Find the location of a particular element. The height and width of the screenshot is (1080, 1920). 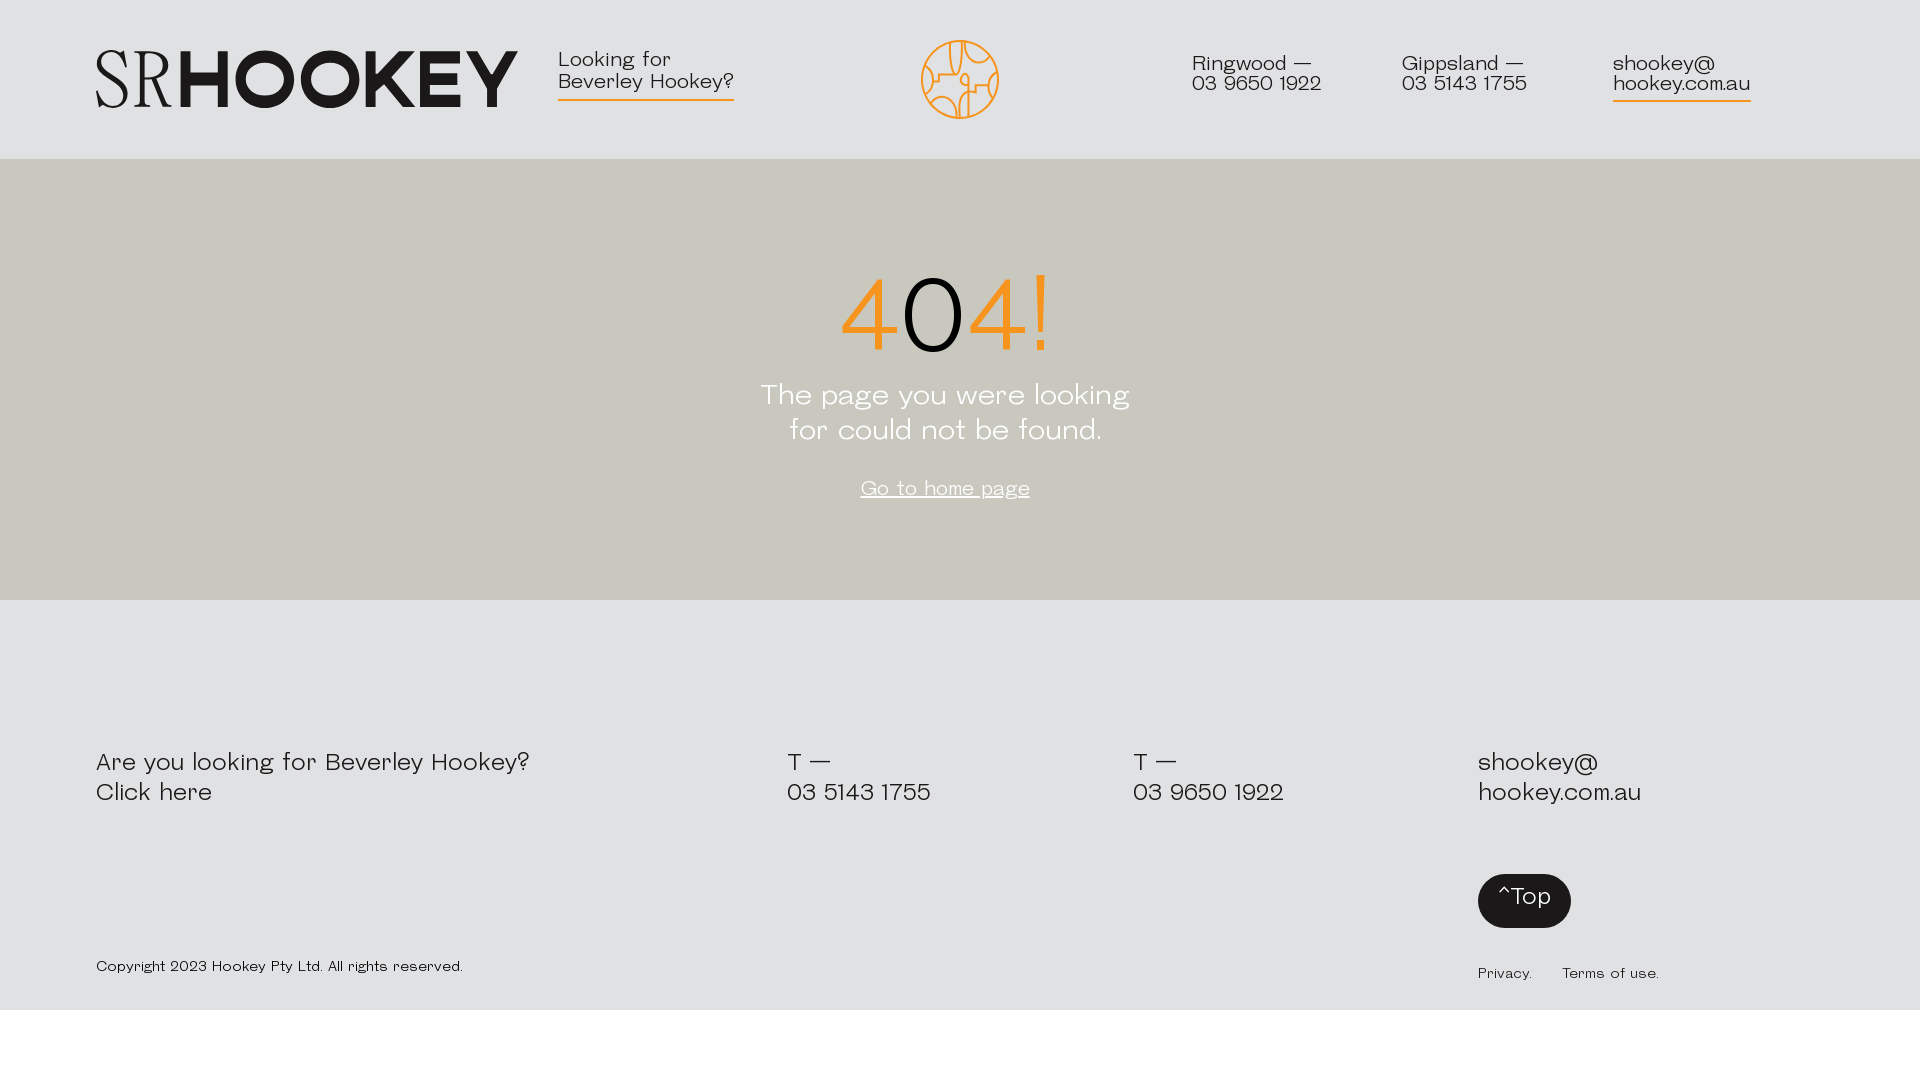

'Beverley Hookey?' is located at coordinates (646, 82).